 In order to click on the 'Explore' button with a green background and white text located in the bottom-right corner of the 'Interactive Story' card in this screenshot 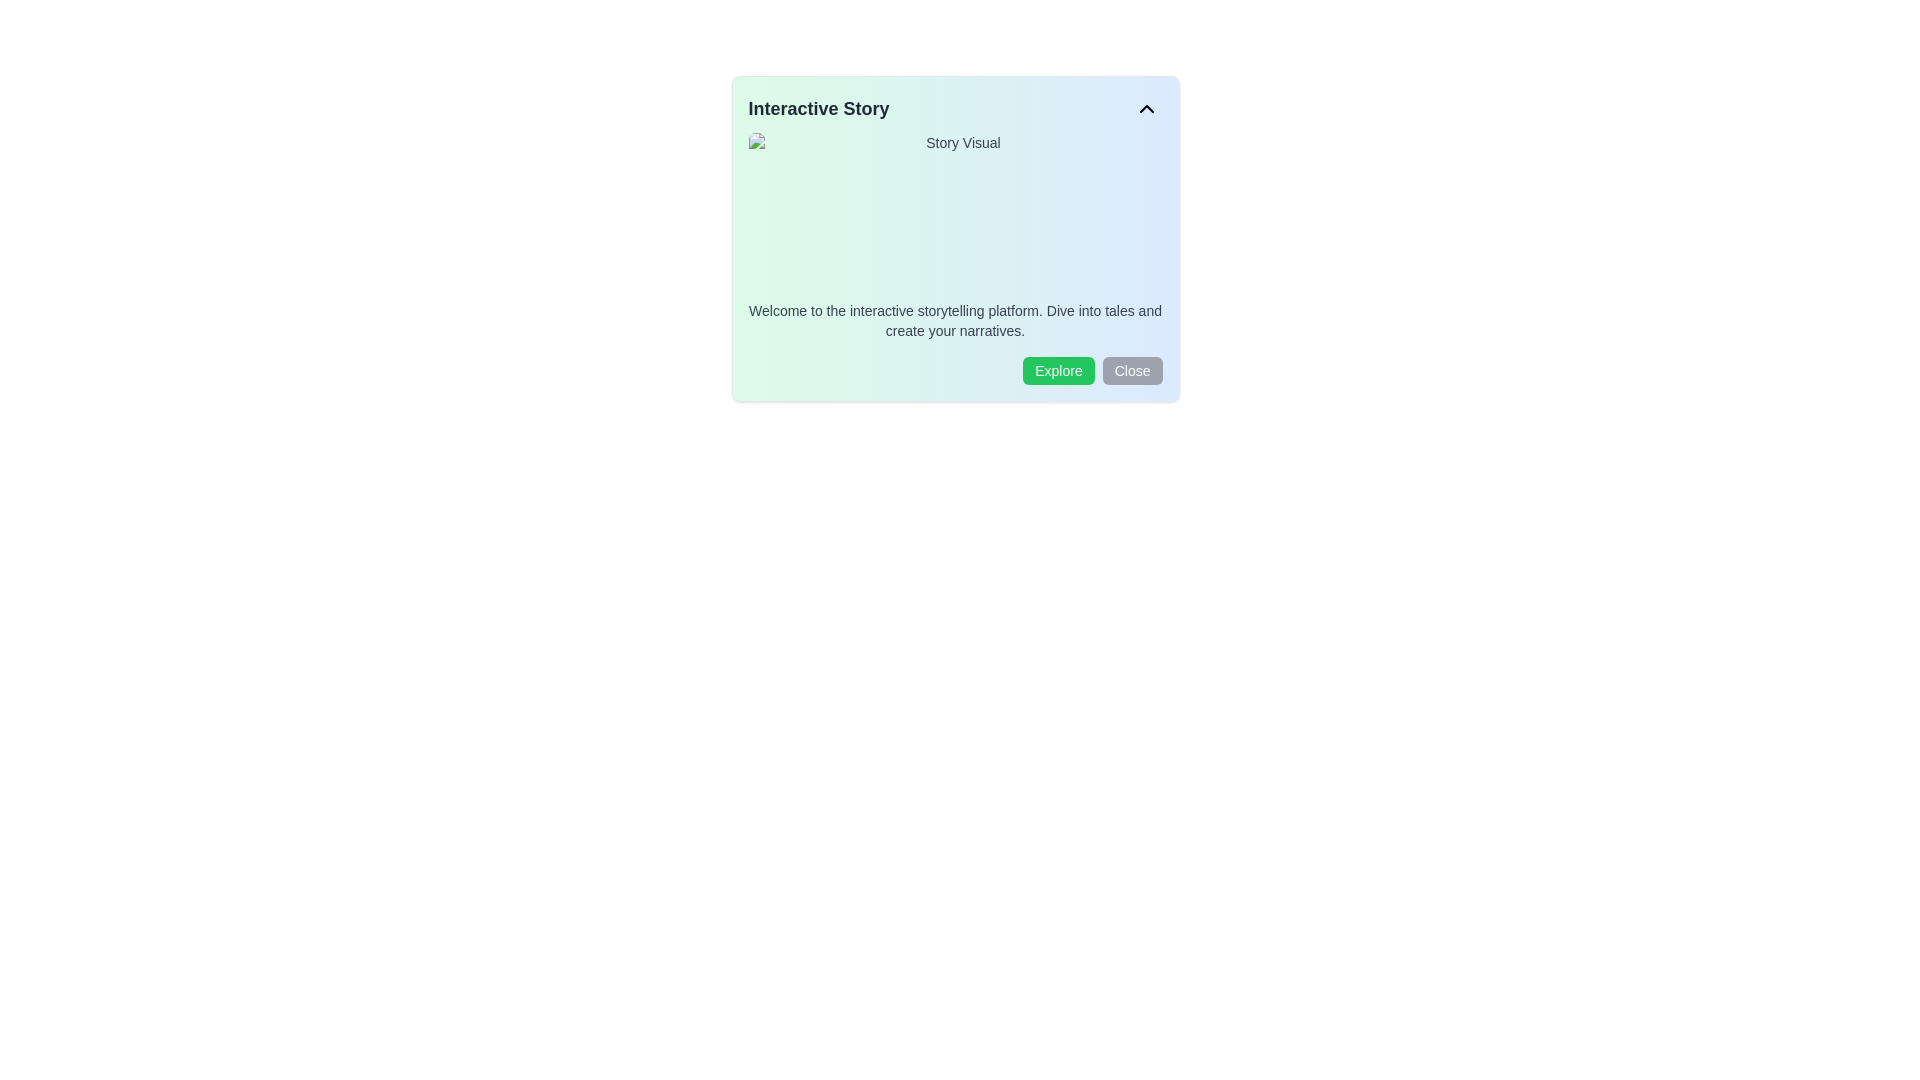, I will do `click(1057, 370)`.